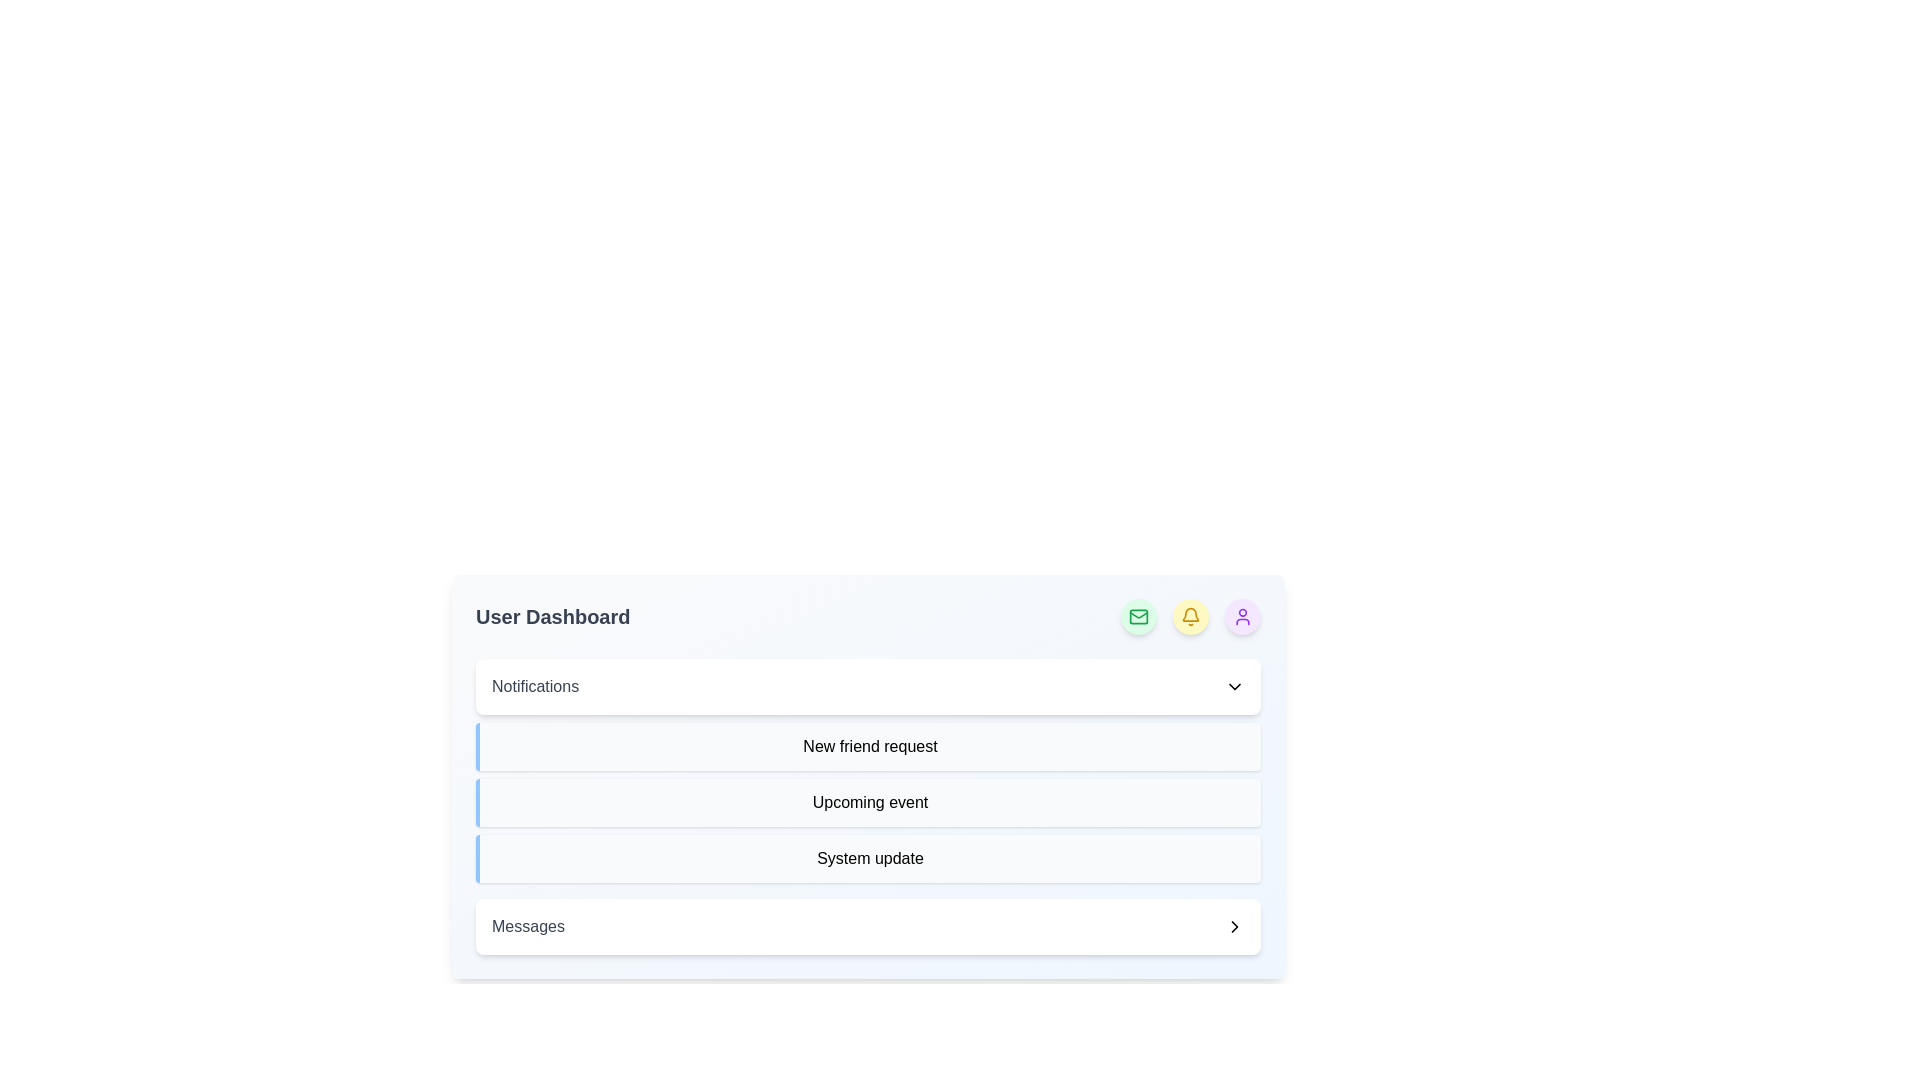 The image size is (1920, 1080). What do you see at coordinates (1190, 616) in the screenshot?
I see `the bell-shaped notification icon located in the top-right header of the interface` at bounding box center [1190, 616].